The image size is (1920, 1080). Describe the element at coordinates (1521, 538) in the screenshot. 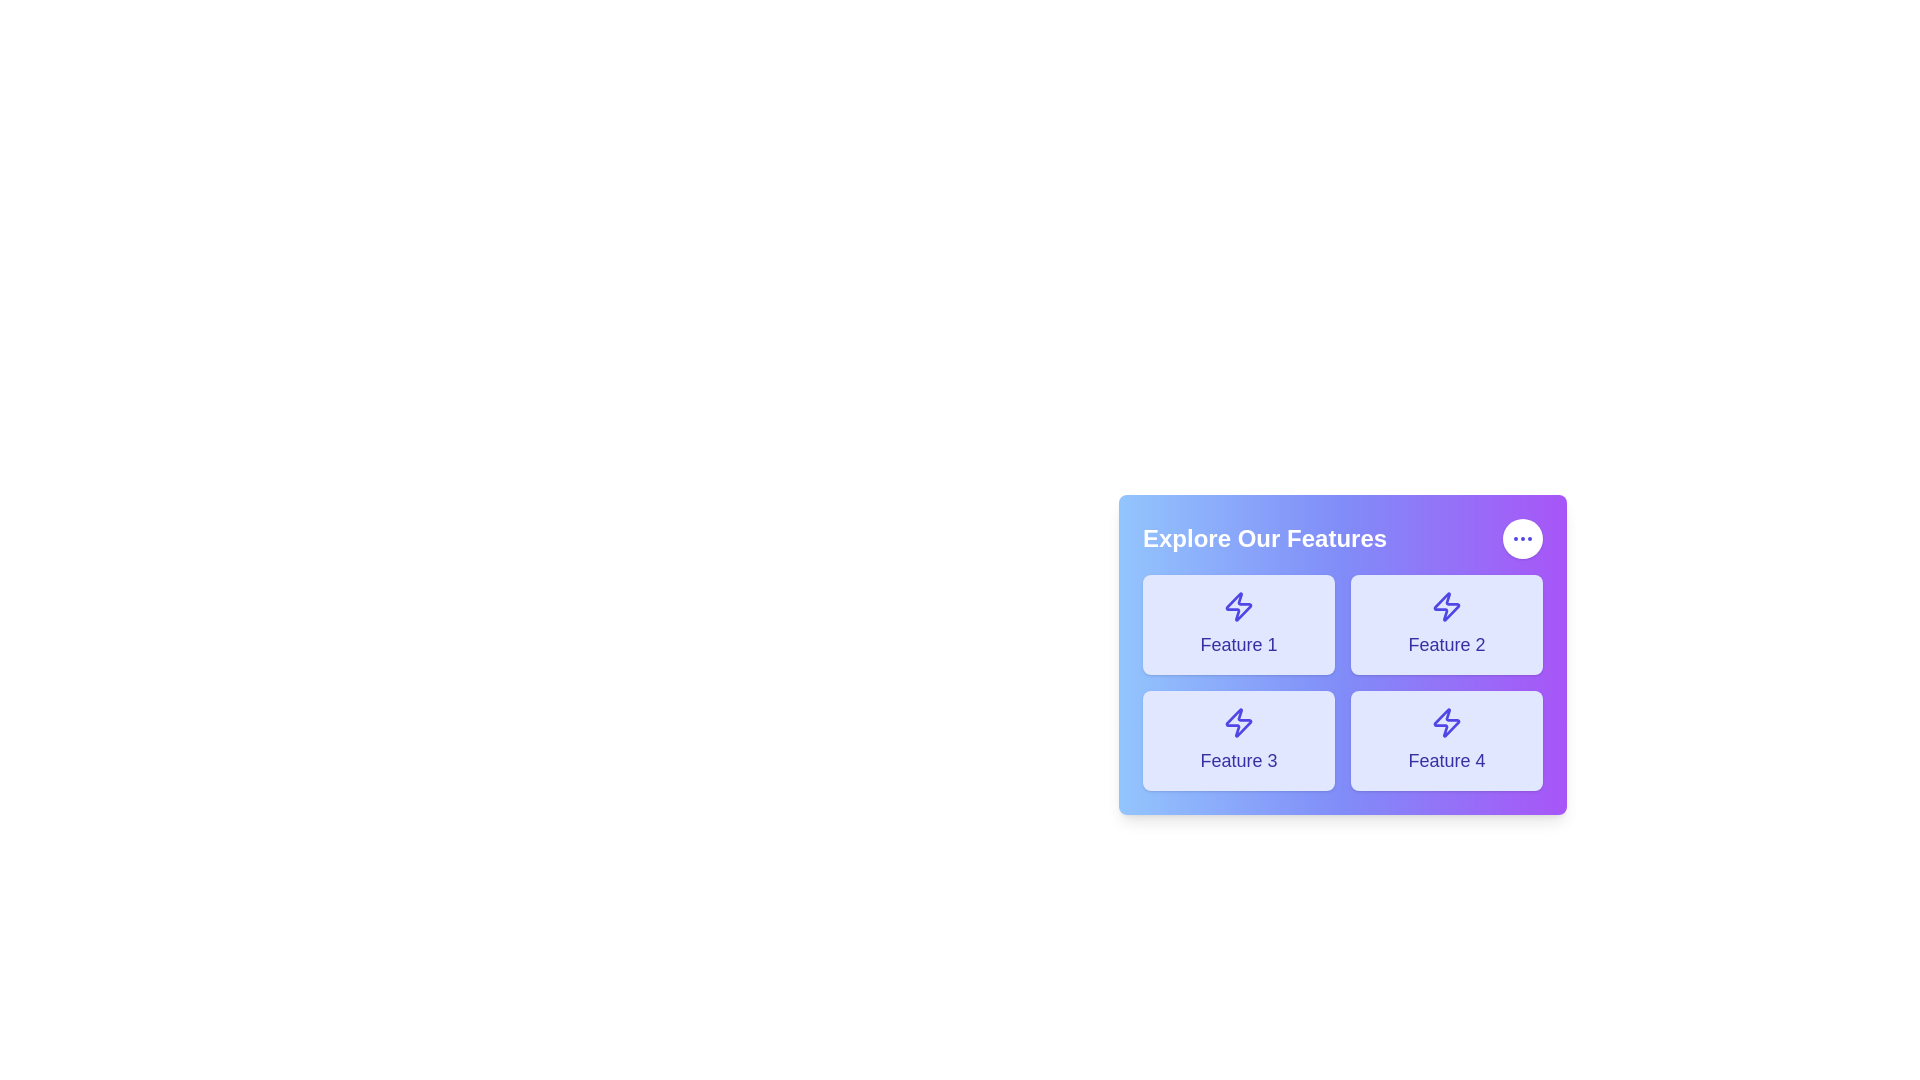

I see `the indigo horizontal ellipsis icon with three dots located at the bottom-right corner of the 'Explore Our Features' card` at that location.